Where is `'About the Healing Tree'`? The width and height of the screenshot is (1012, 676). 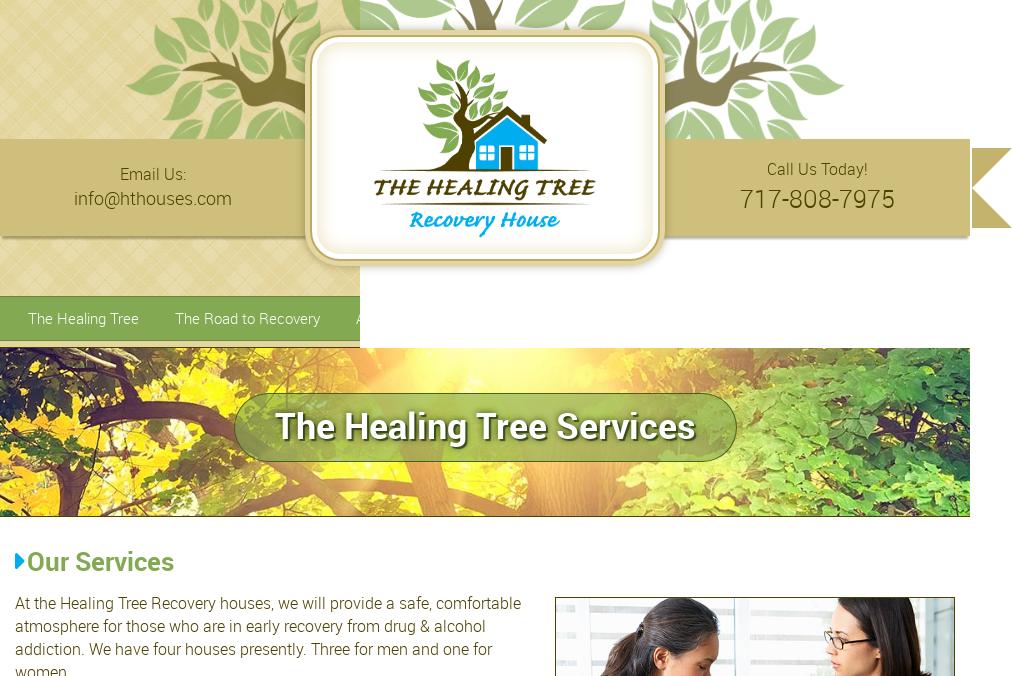 'About the Healing Tree' is located at coordinates (430, 317).